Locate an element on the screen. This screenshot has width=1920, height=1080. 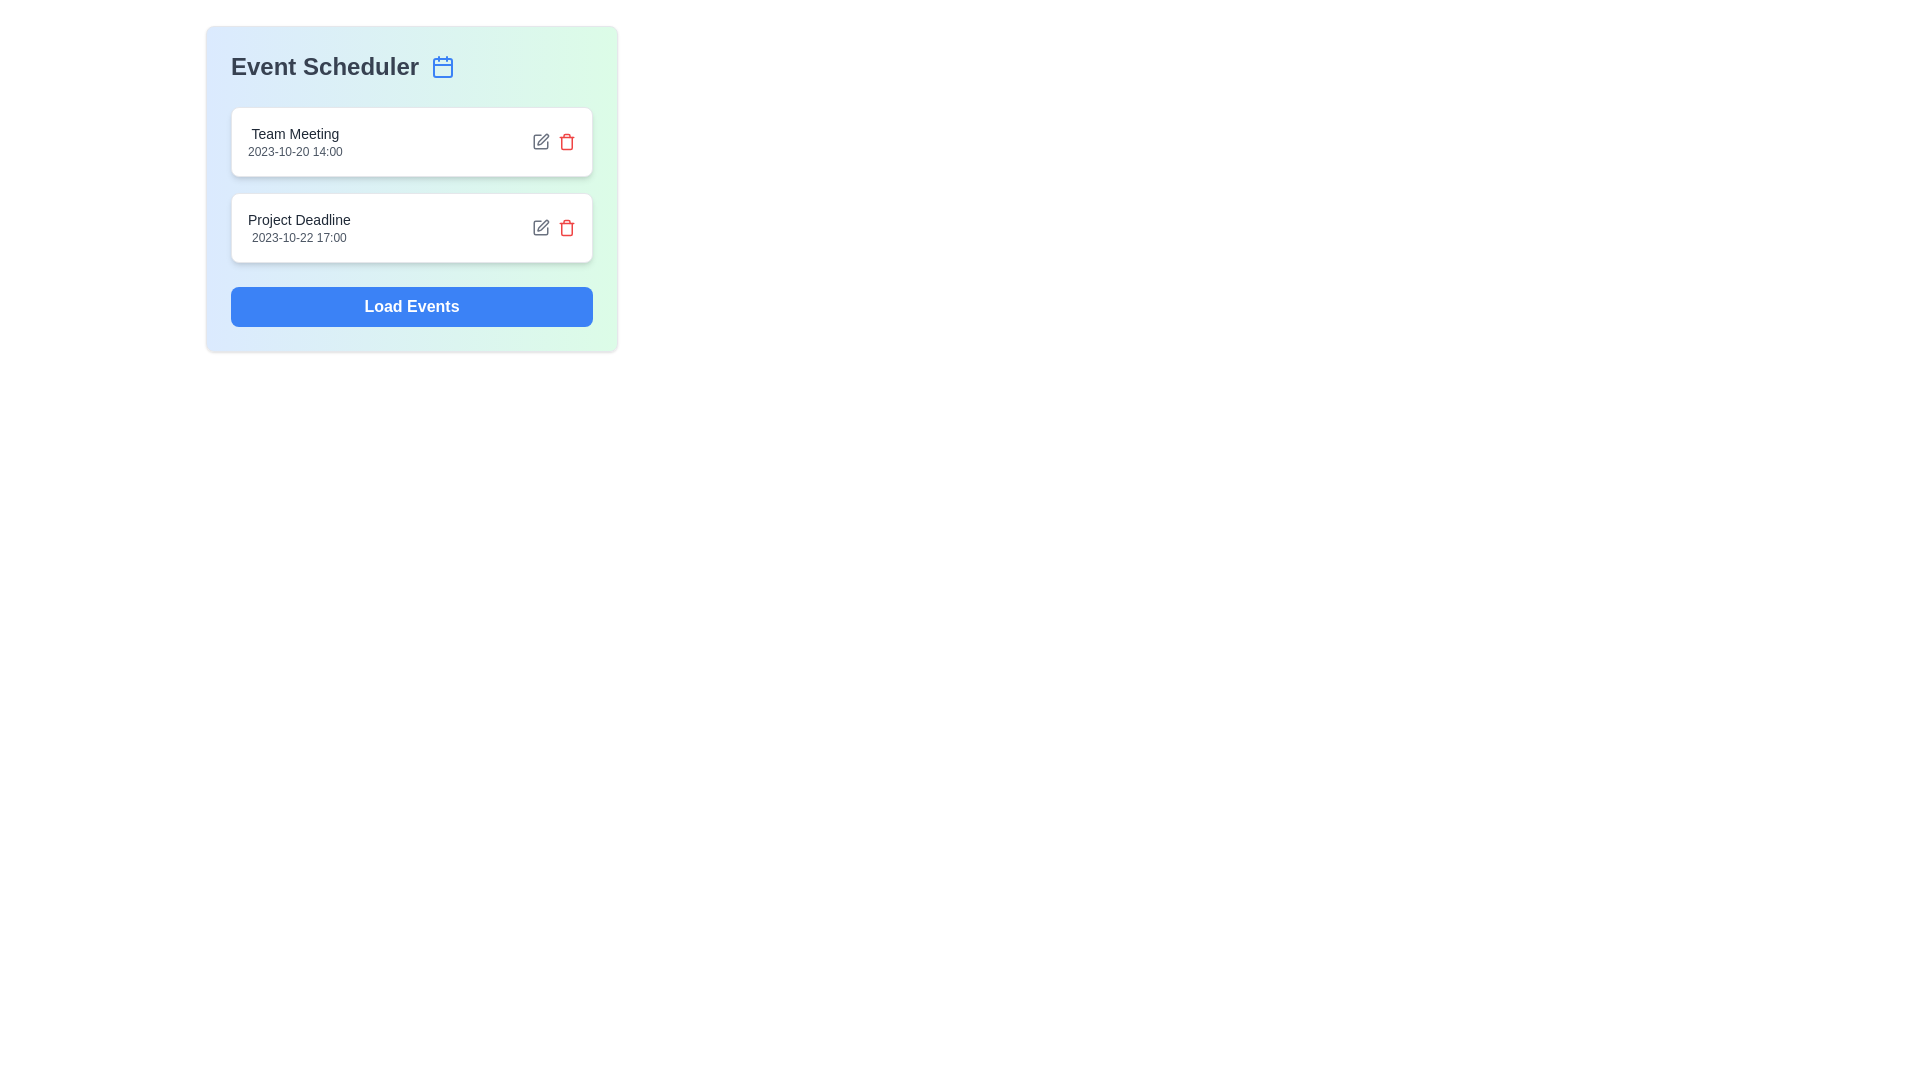
the displayed date and time in the text label located below the 'Project Deadline' heading, which indicates a schedule or deadline is located at coordinates (298, 237).